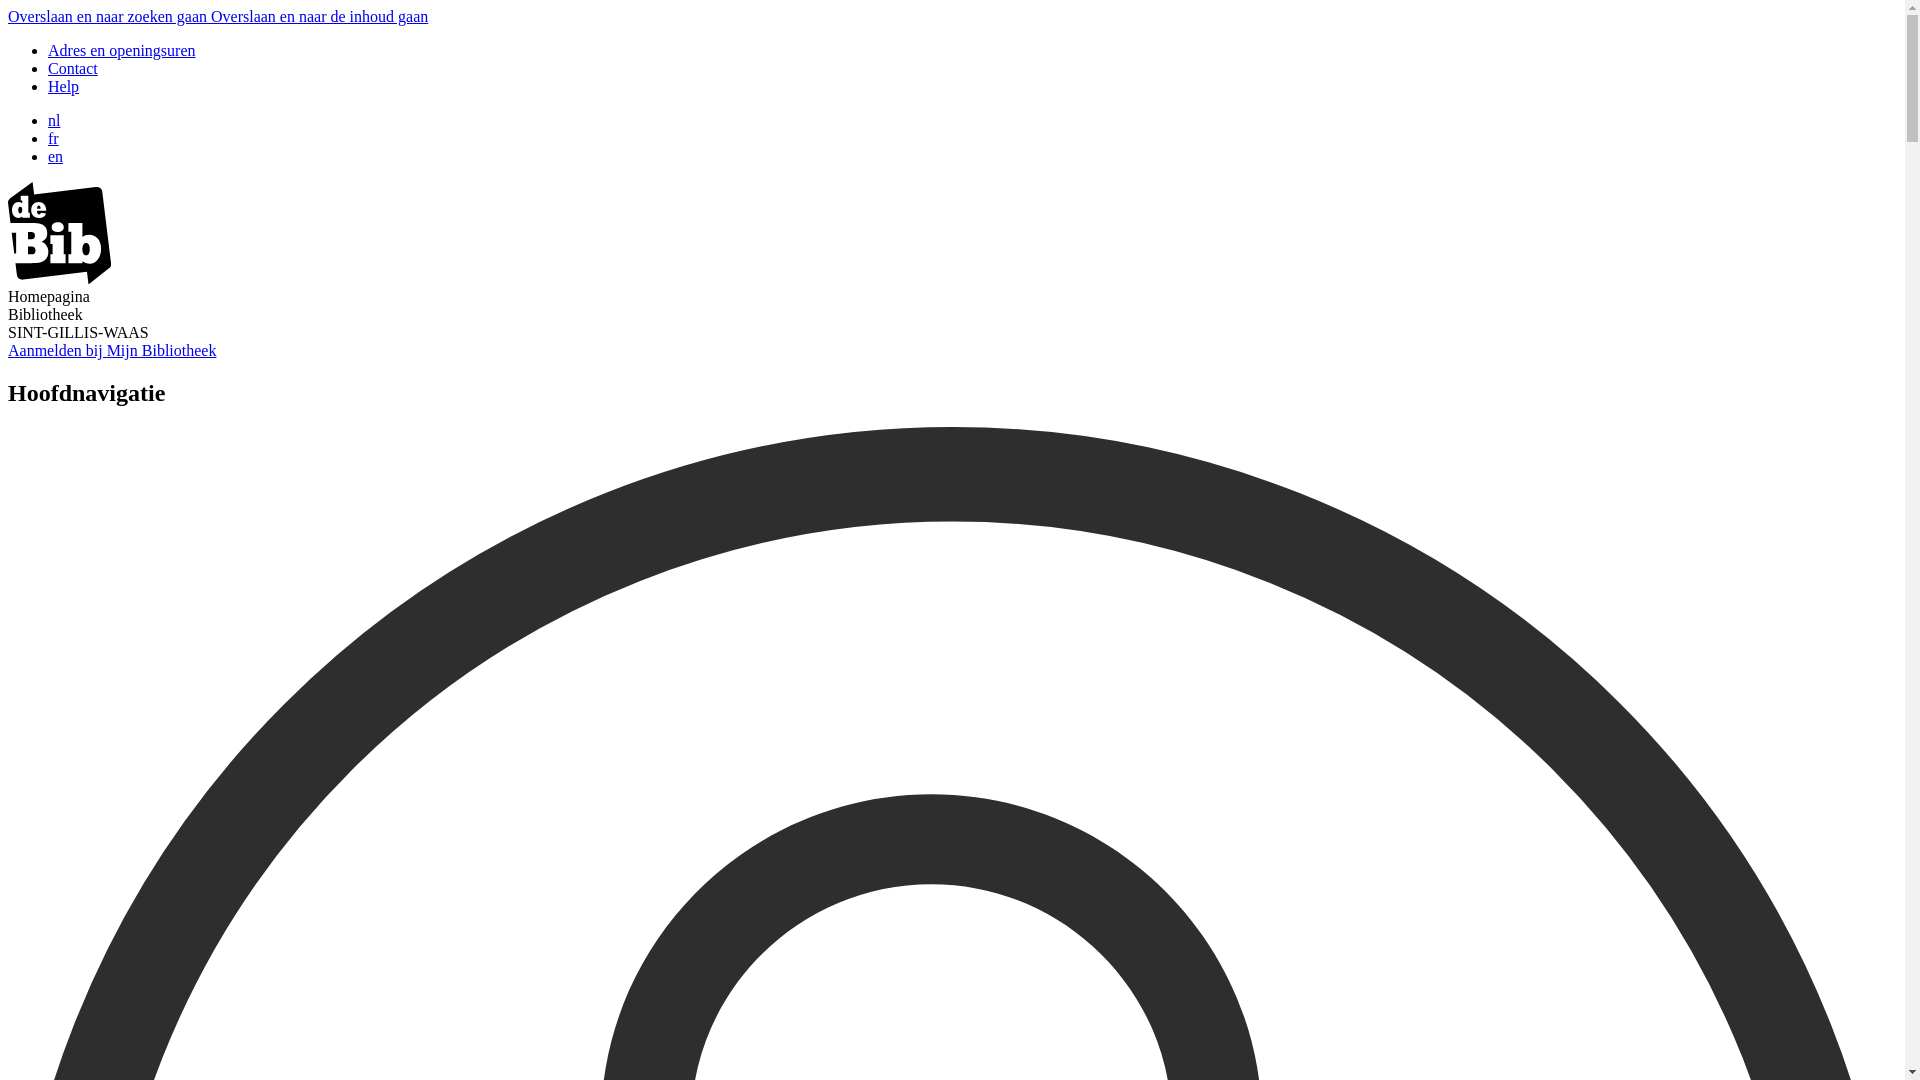  I want to click on 'fr', so click(53, 137).